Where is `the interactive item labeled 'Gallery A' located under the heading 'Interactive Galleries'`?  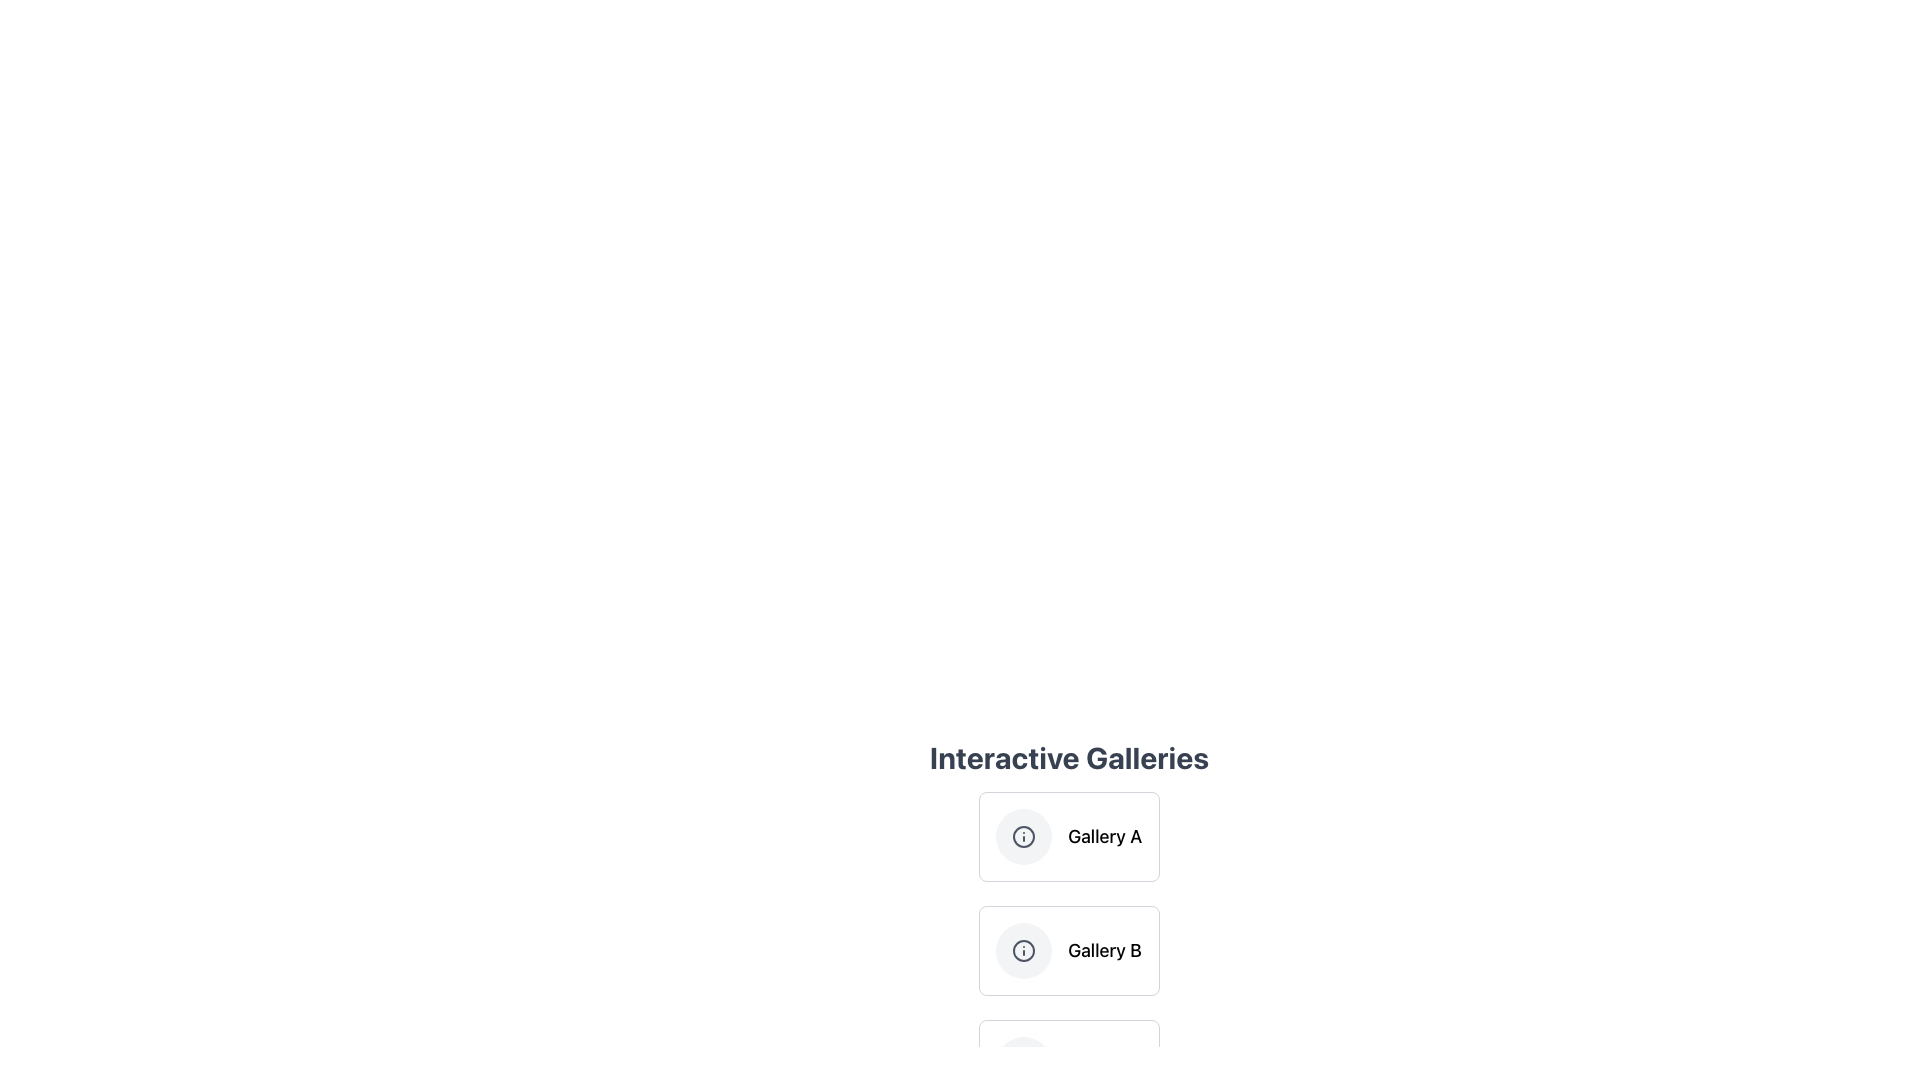 the interactive item labeled 'Gallery A' located under the heading 'Interactive Galleries' is located at coordinates (1068, 837).